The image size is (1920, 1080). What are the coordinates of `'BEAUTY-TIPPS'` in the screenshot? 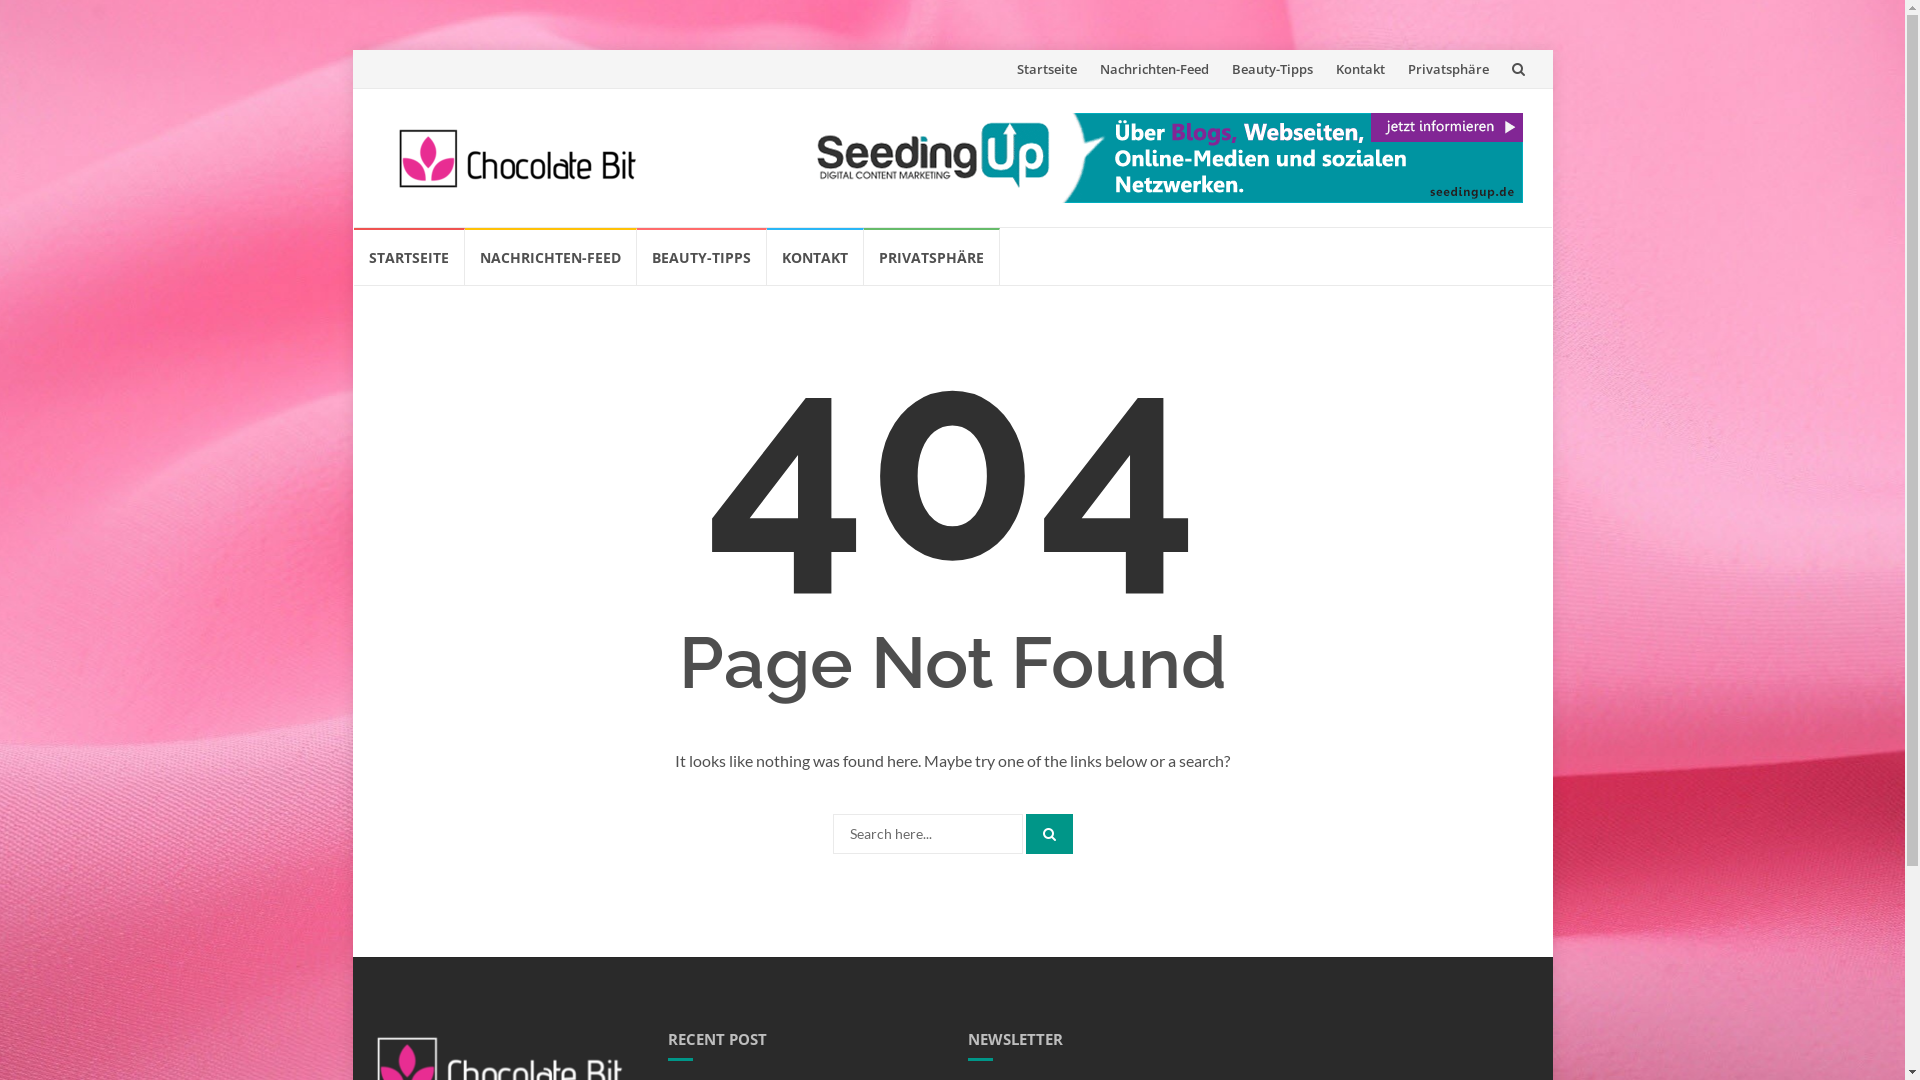 It's located at (700, 255).